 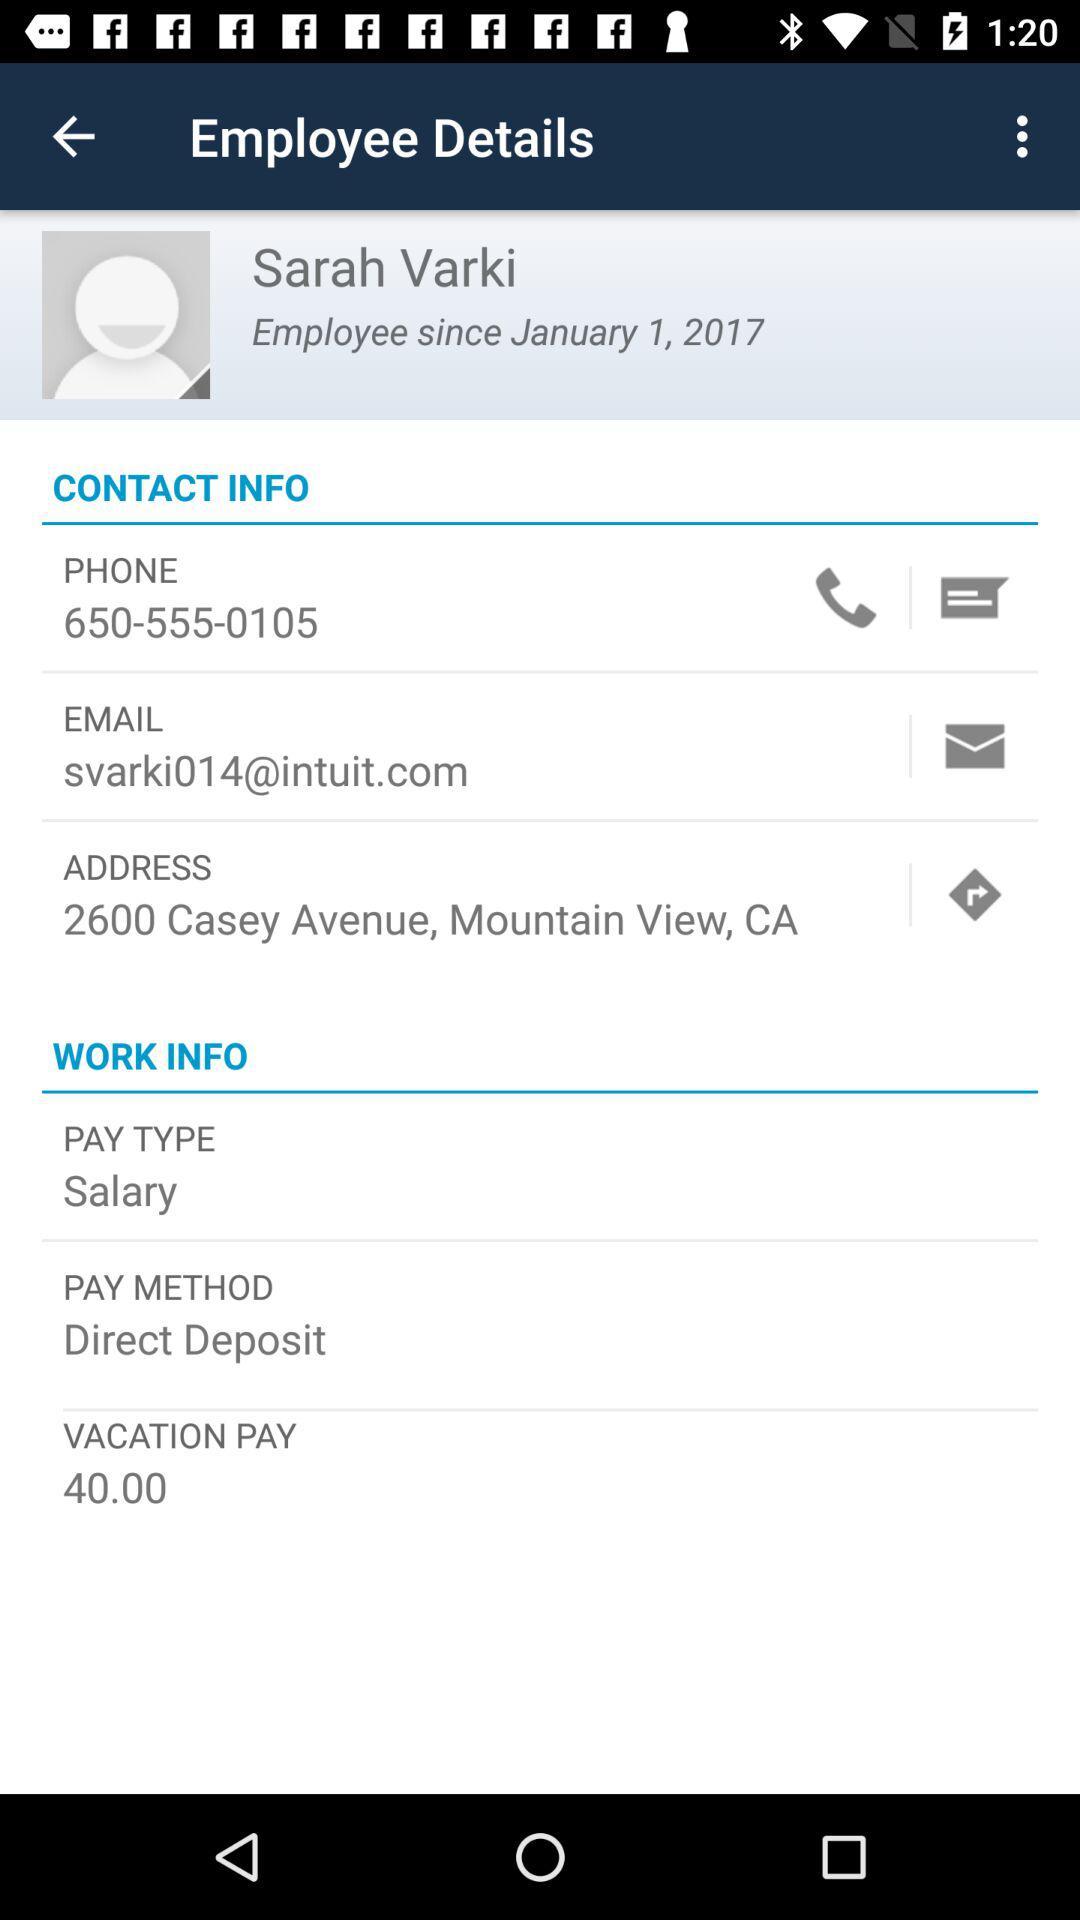 I want to click on profile photo, so click(x=126, y=314).